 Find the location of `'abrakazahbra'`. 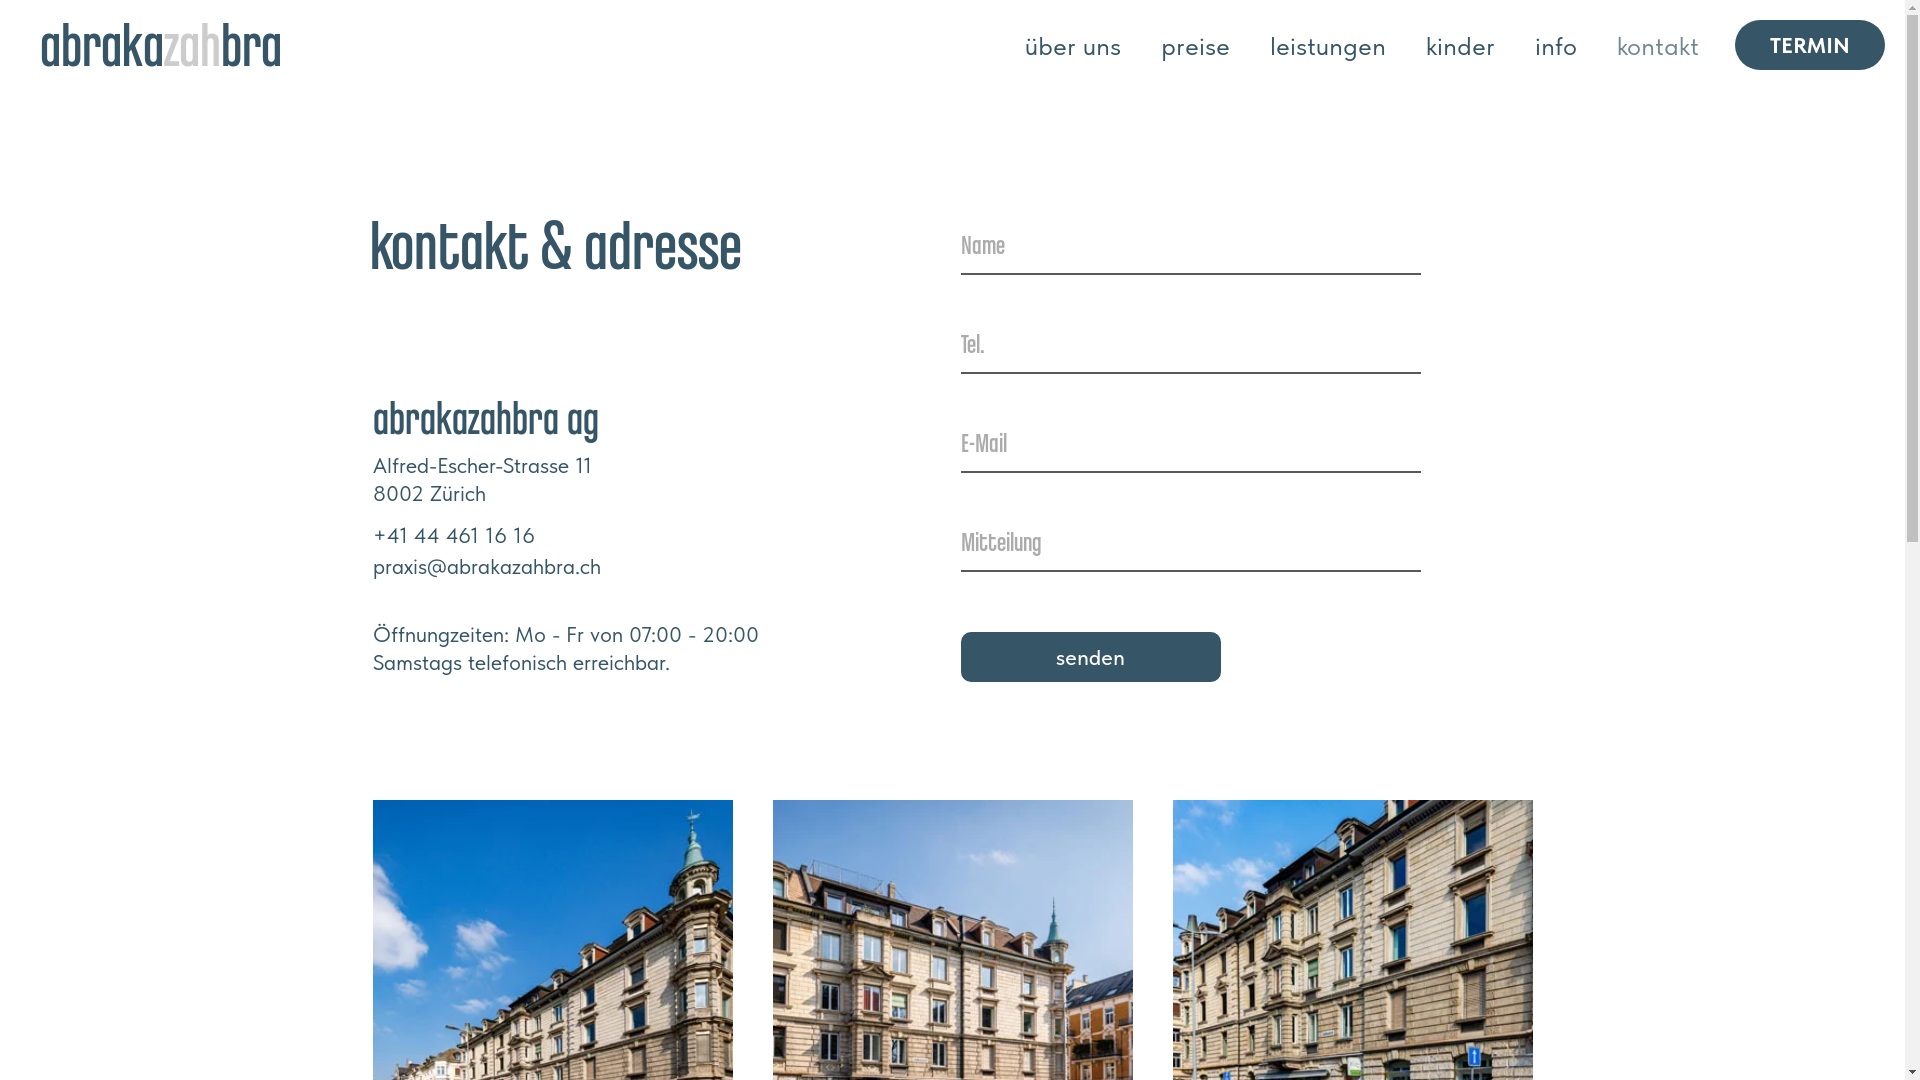

'abrakazahbra' is located at coordinates (39, 60).